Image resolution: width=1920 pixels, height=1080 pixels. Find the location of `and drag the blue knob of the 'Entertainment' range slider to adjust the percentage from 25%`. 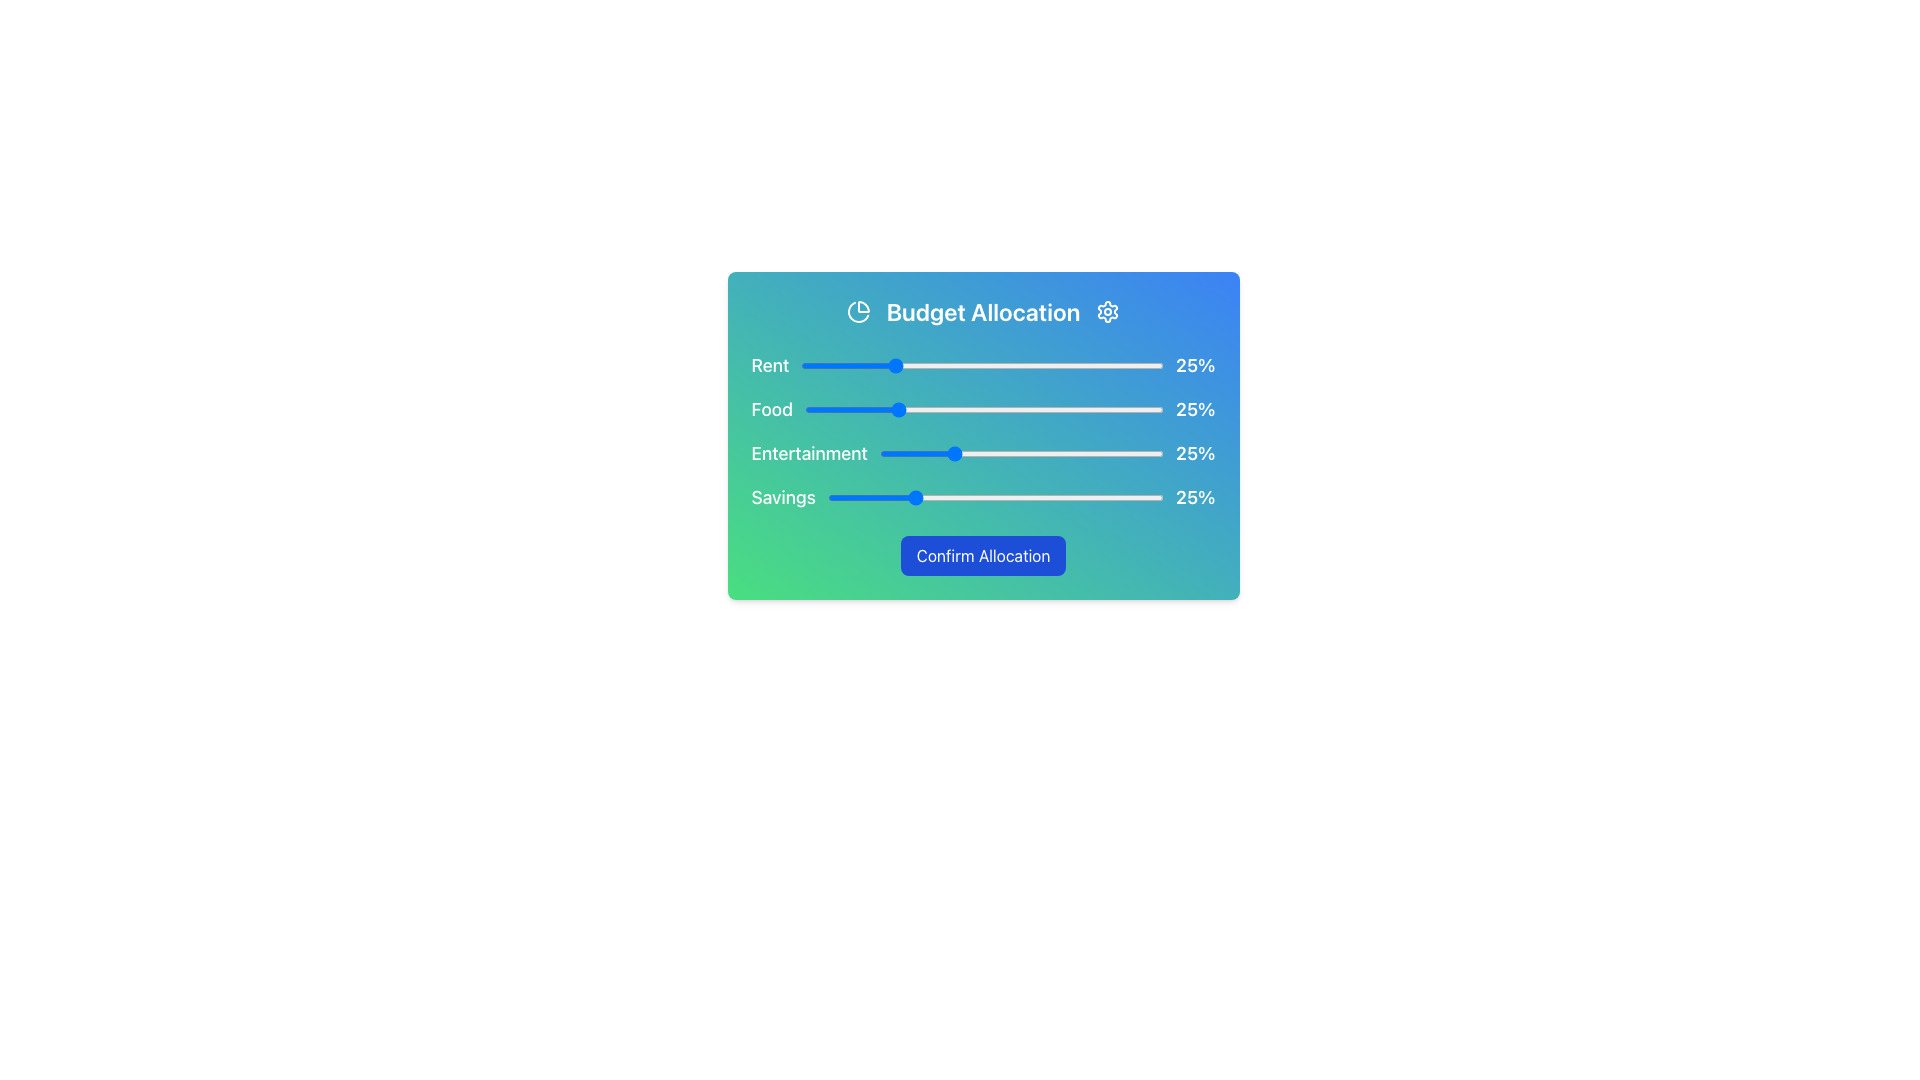

and drag the blue knob of the 'Entertainment' range slider to adjust the percentage from 25% is located at coordinates (1022, 454).